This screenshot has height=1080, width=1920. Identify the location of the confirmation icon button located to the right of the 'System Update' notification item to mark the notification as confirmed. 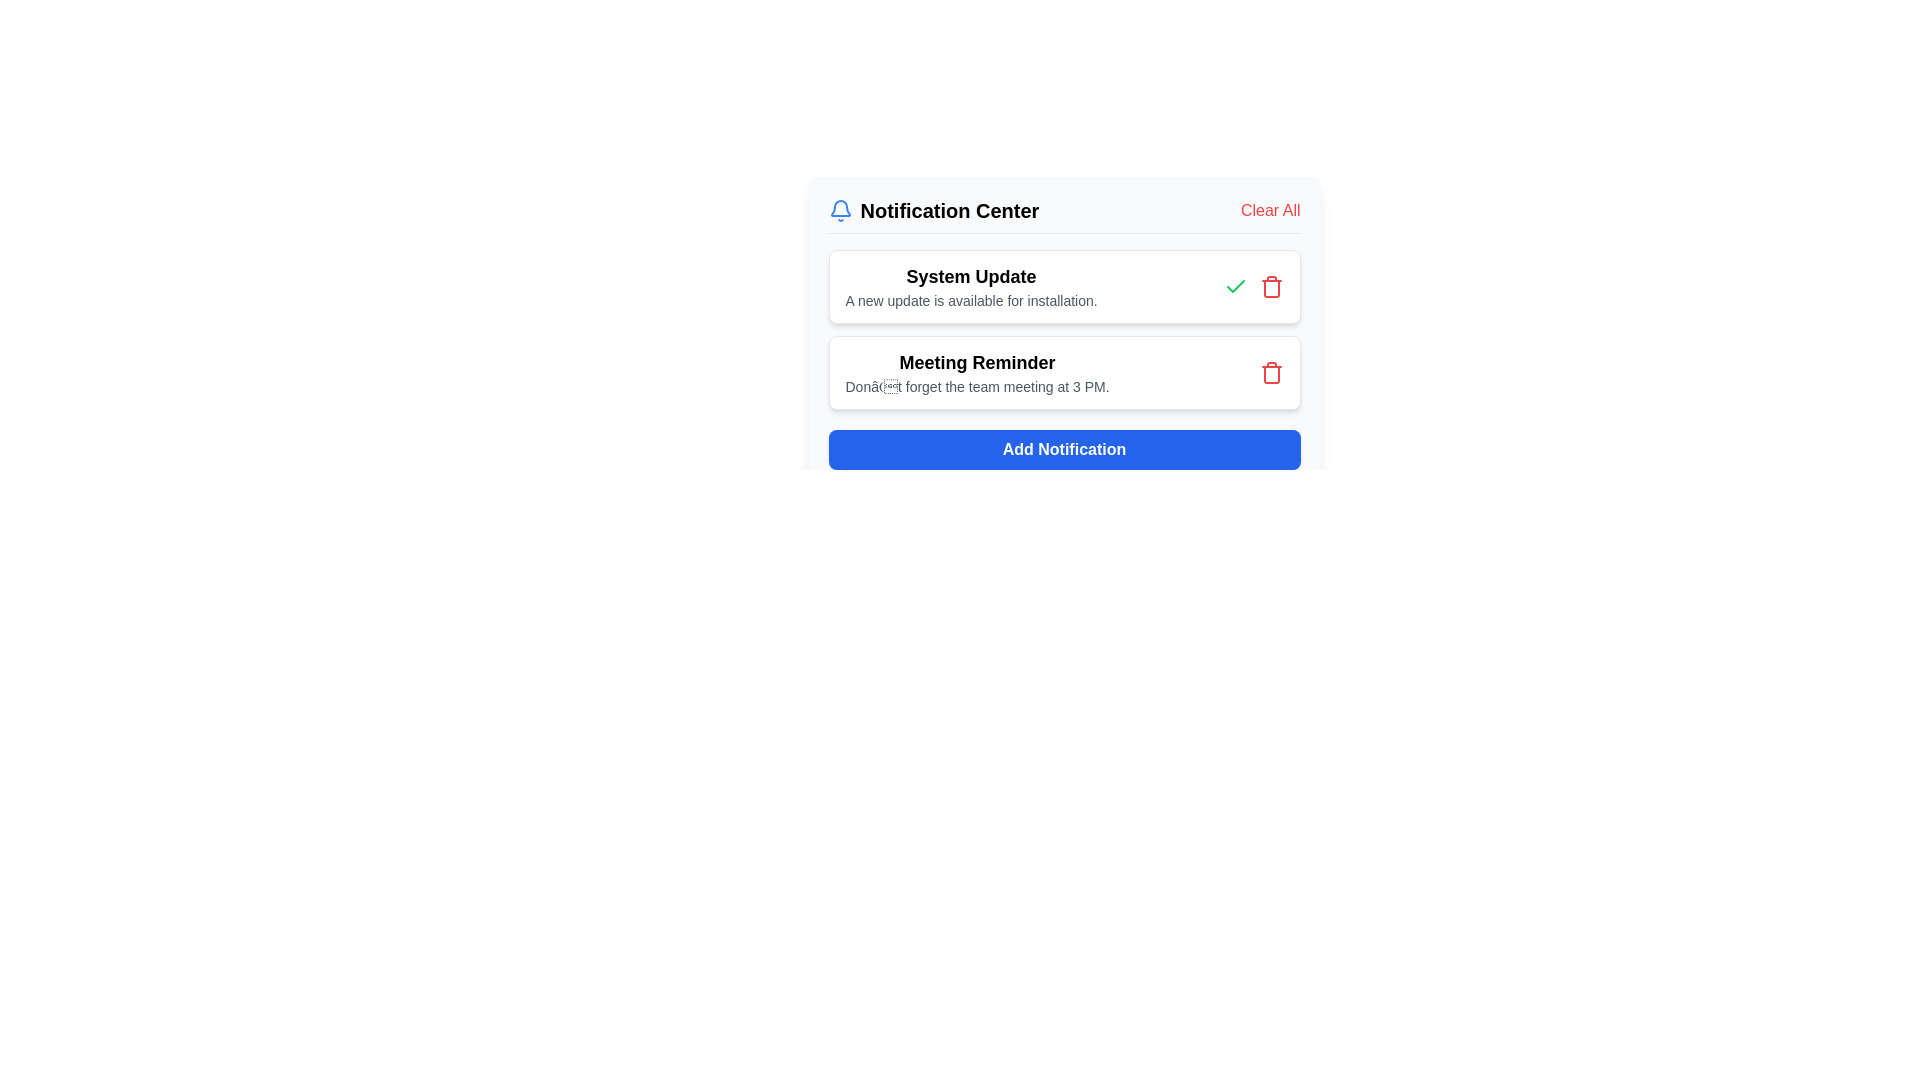
(1234, 286).